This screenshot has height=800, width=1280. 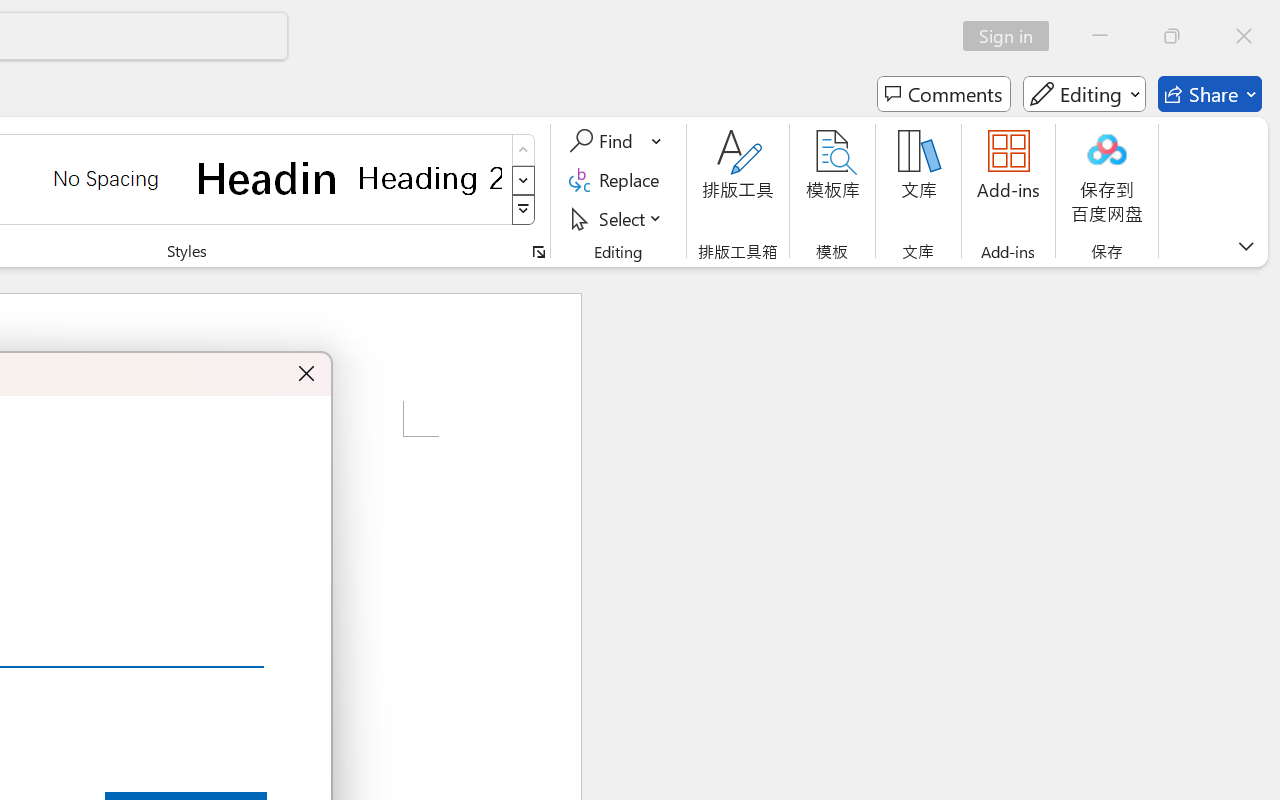 I want to click on 'Sign in', so click(x=1013, y=35).